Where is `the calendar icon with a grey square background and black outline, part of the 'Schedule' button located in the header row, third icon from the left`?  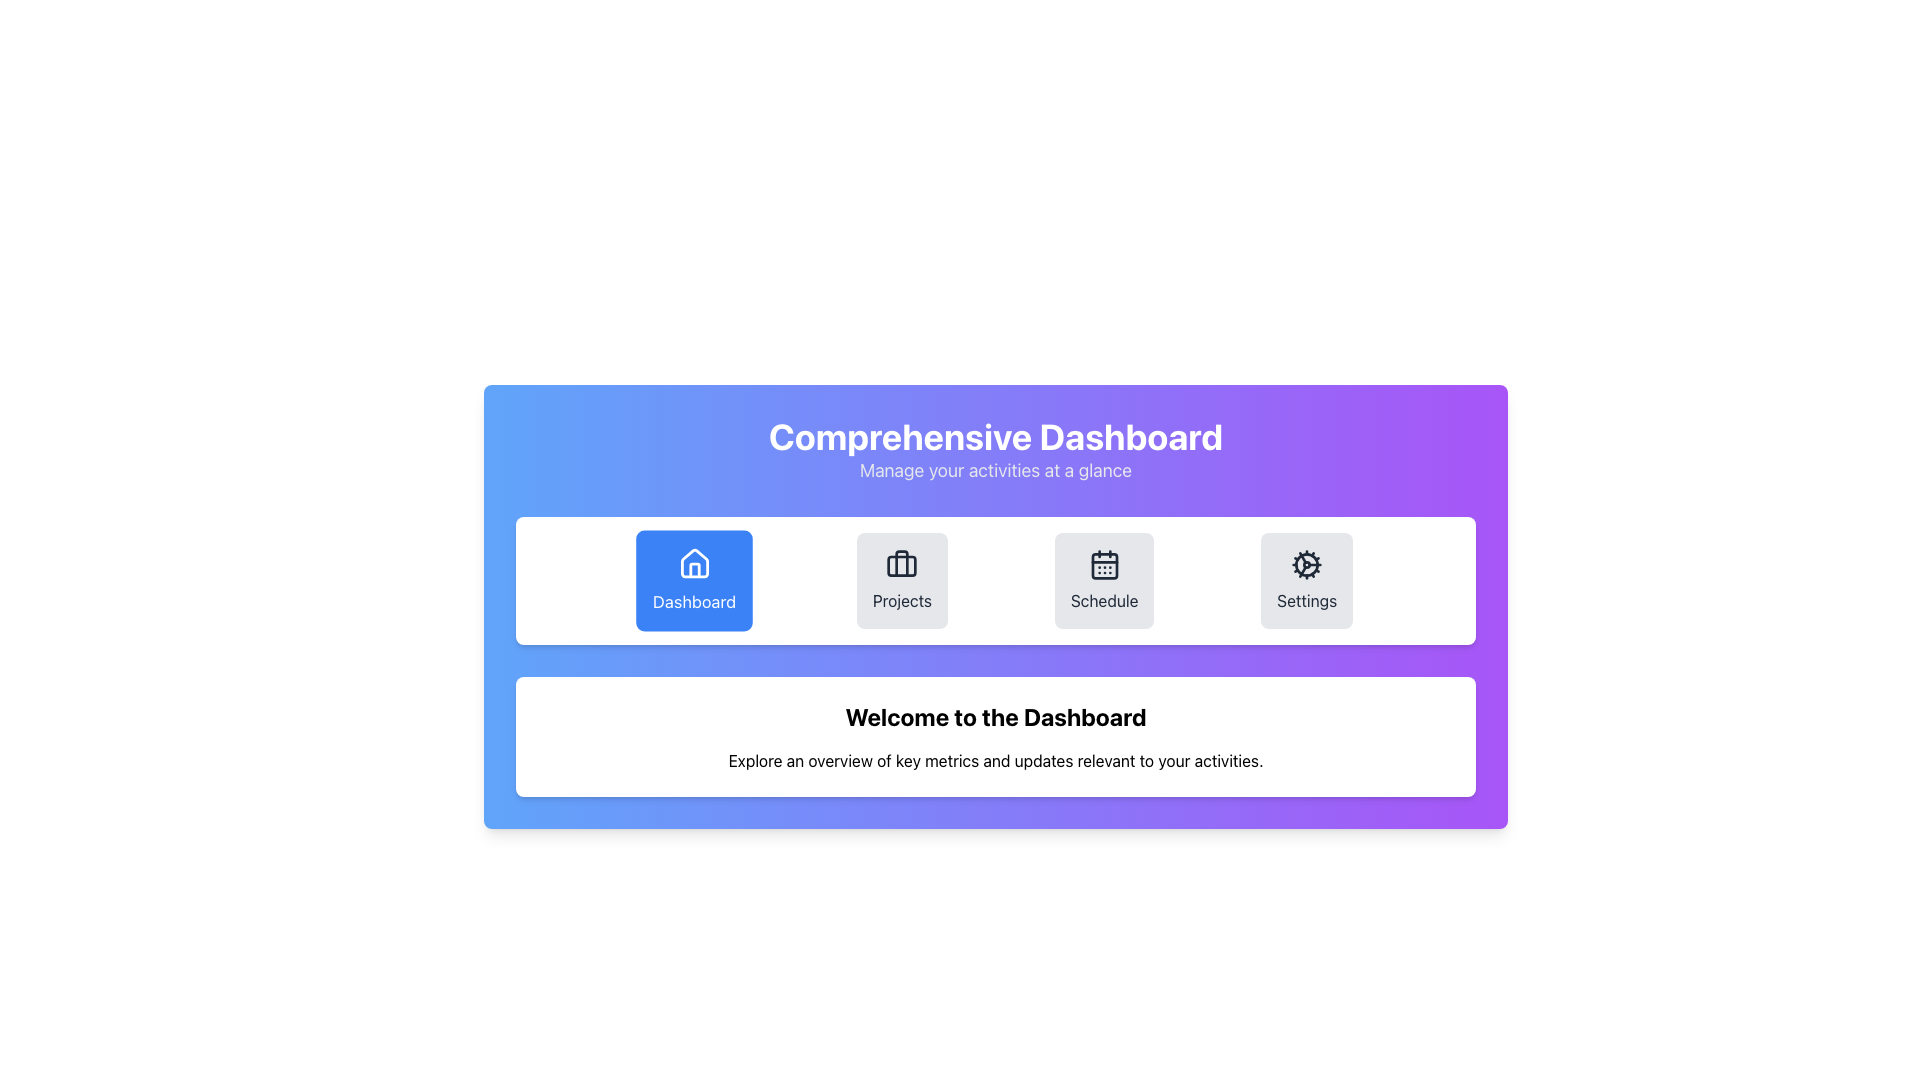 the calendar icon with a grey square background and black outline, part of the 'Schedule' button located in the header row, third icon from the left is located at coordinates (1103, 564).